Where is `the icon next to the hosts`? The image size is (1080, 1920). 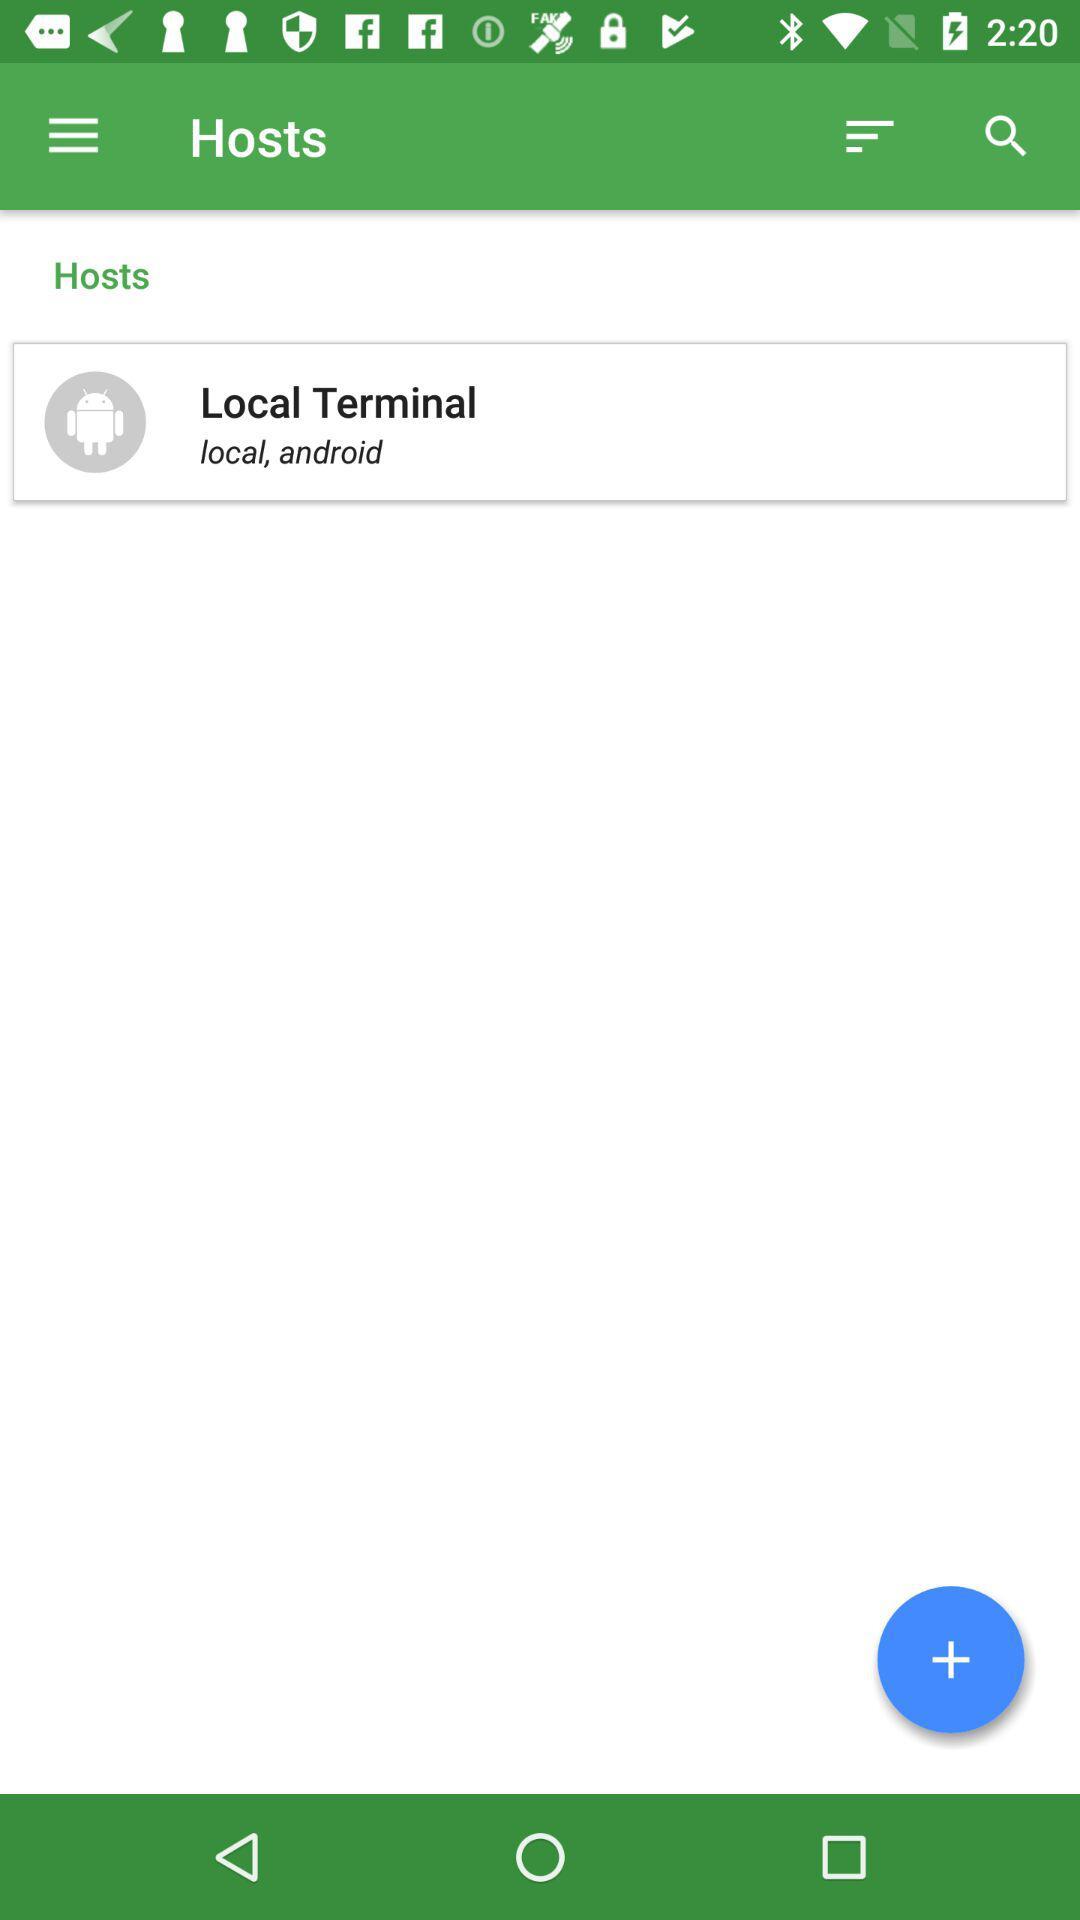
the icon next to the hosts is located at coordinates (869, 135).